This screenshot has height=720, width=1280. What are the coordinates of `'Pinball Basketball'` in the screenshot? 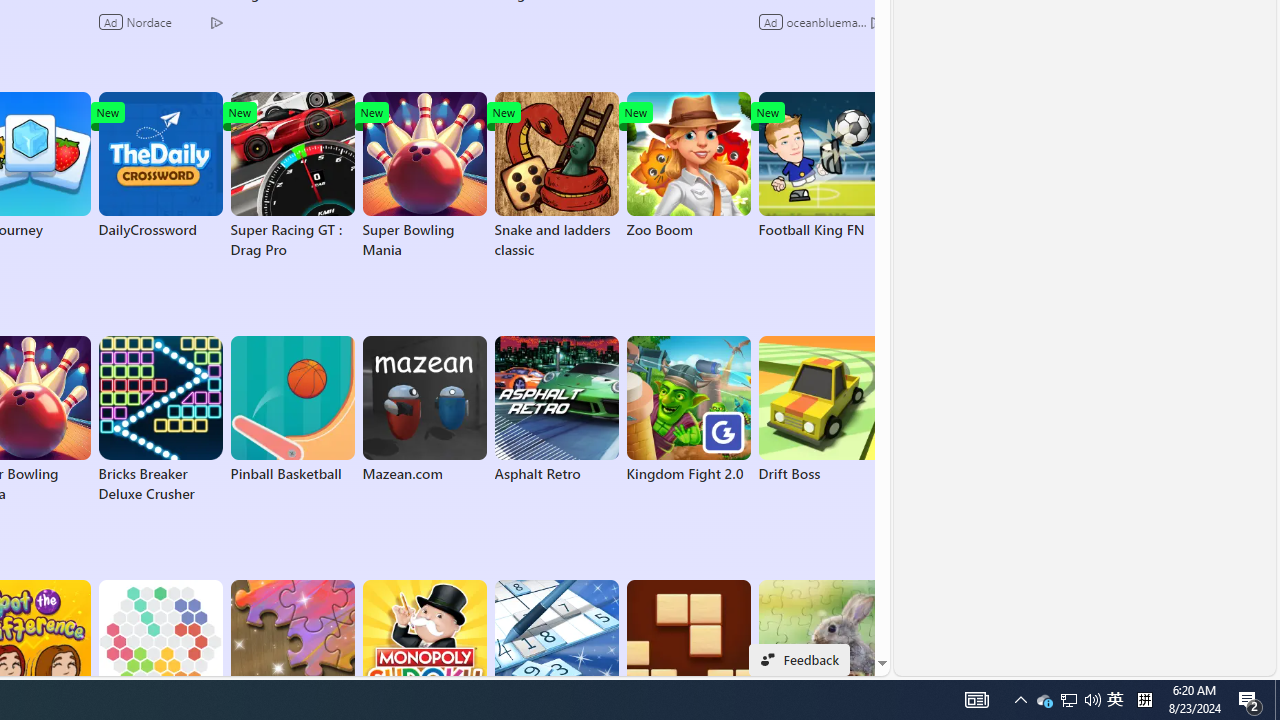 It's located at (291, 409).